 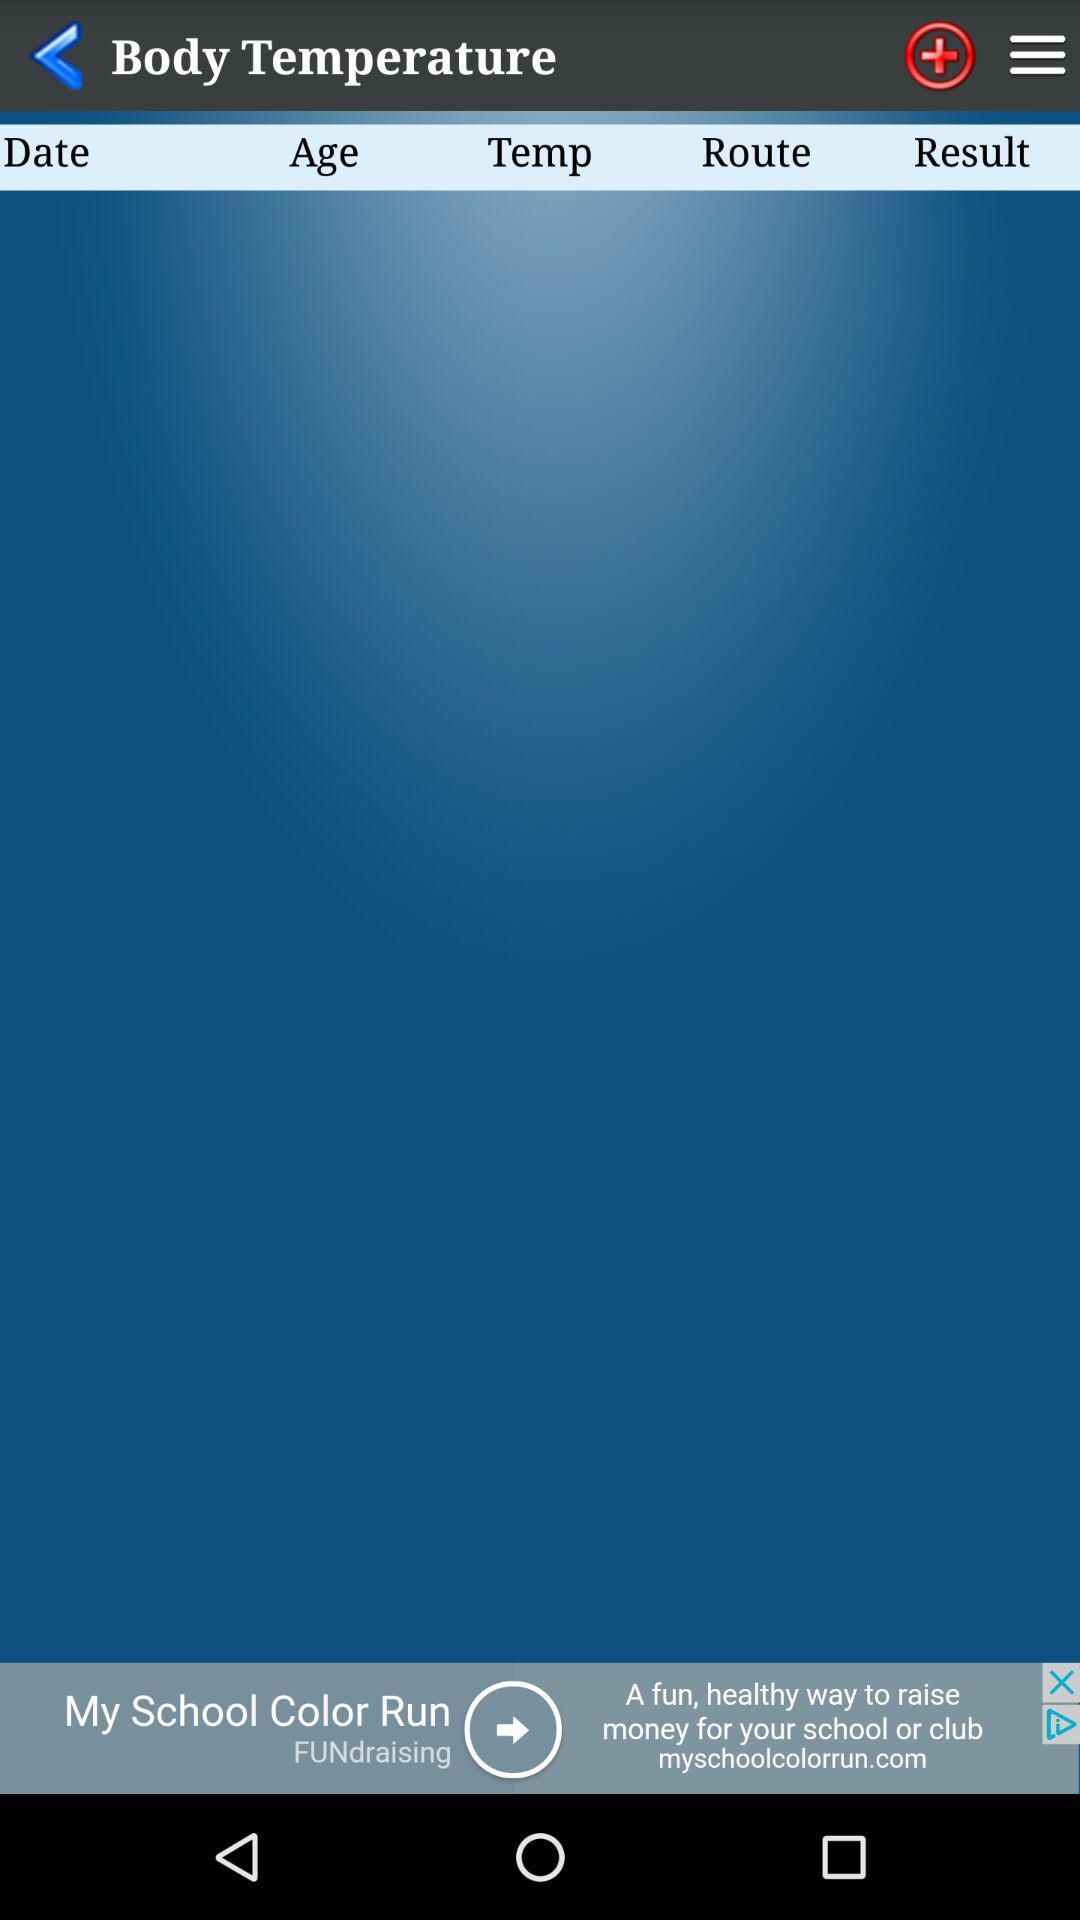 What do you see at coordinates (54, 55) in the screenshot?
I see `it is go previous page element` at bounding box center [54, 55].